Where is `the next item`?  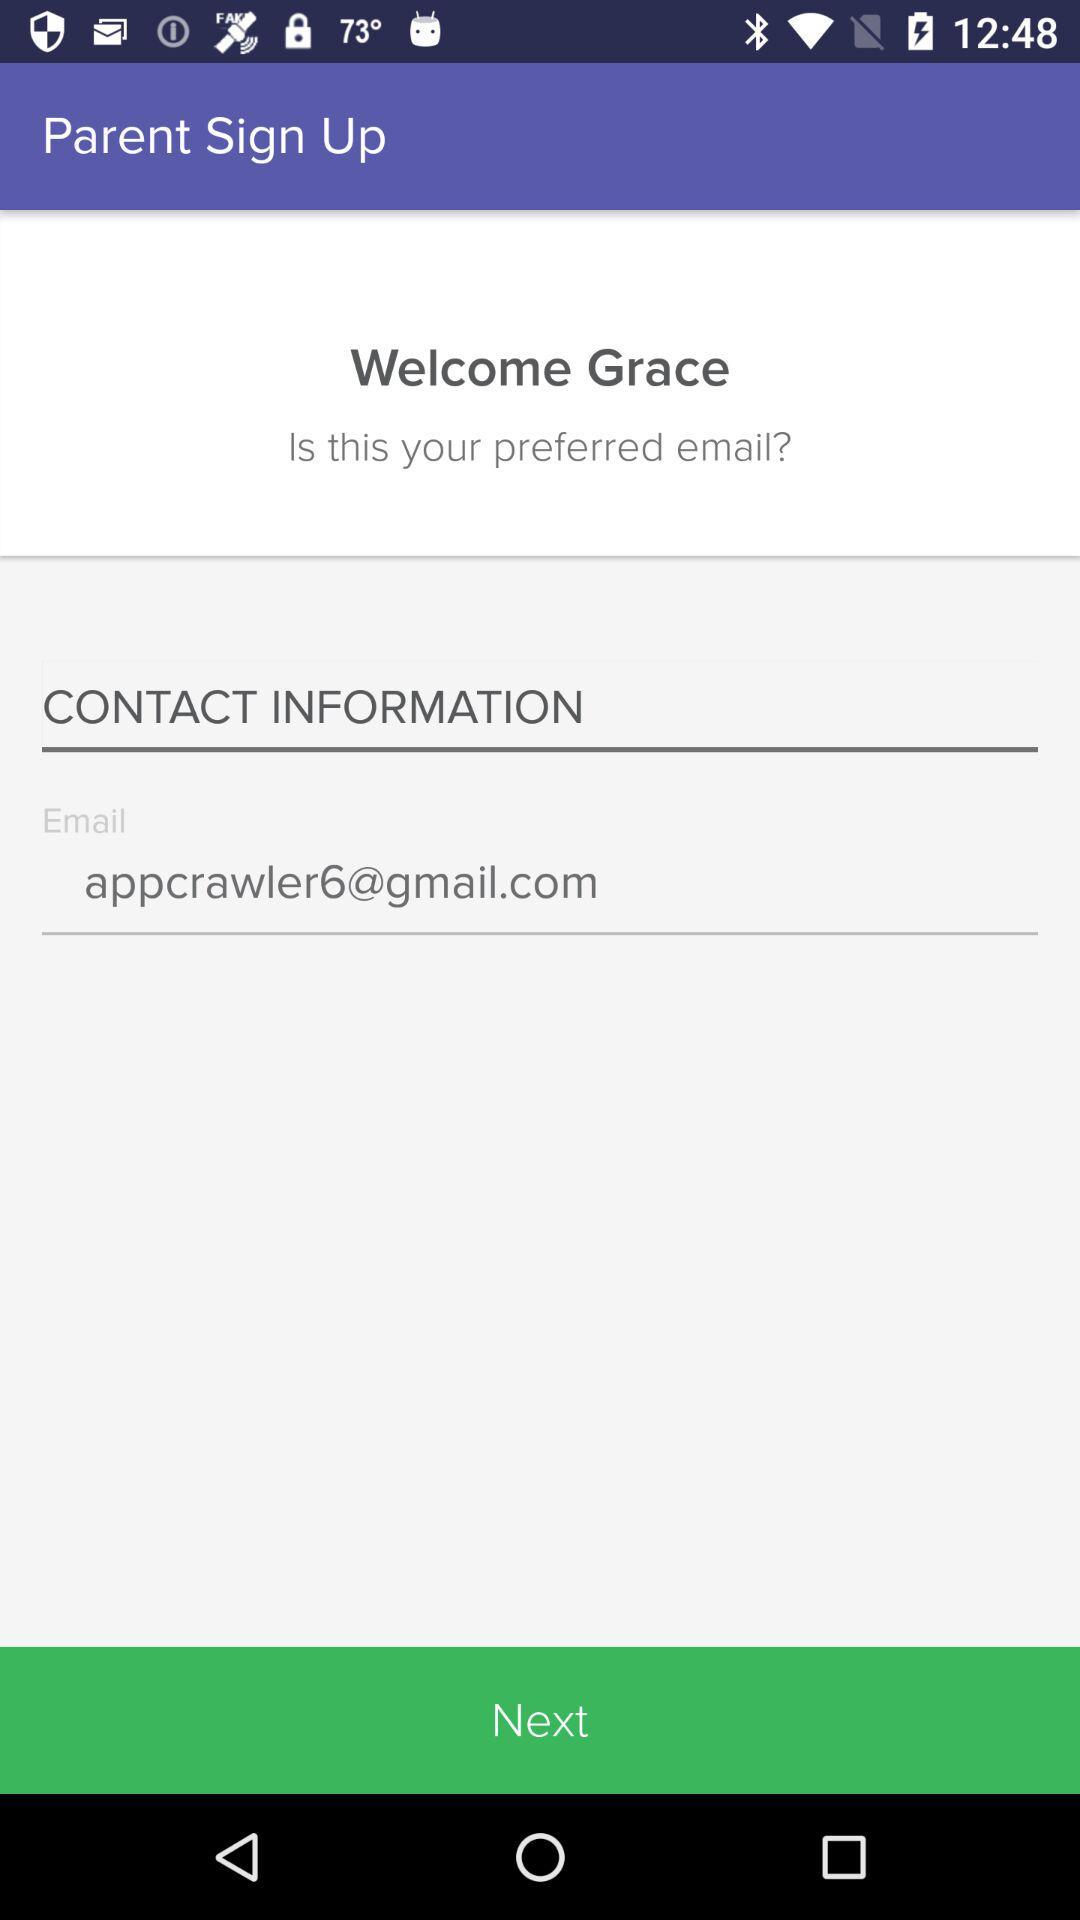 the next item is located at coordinates (540, 1719).